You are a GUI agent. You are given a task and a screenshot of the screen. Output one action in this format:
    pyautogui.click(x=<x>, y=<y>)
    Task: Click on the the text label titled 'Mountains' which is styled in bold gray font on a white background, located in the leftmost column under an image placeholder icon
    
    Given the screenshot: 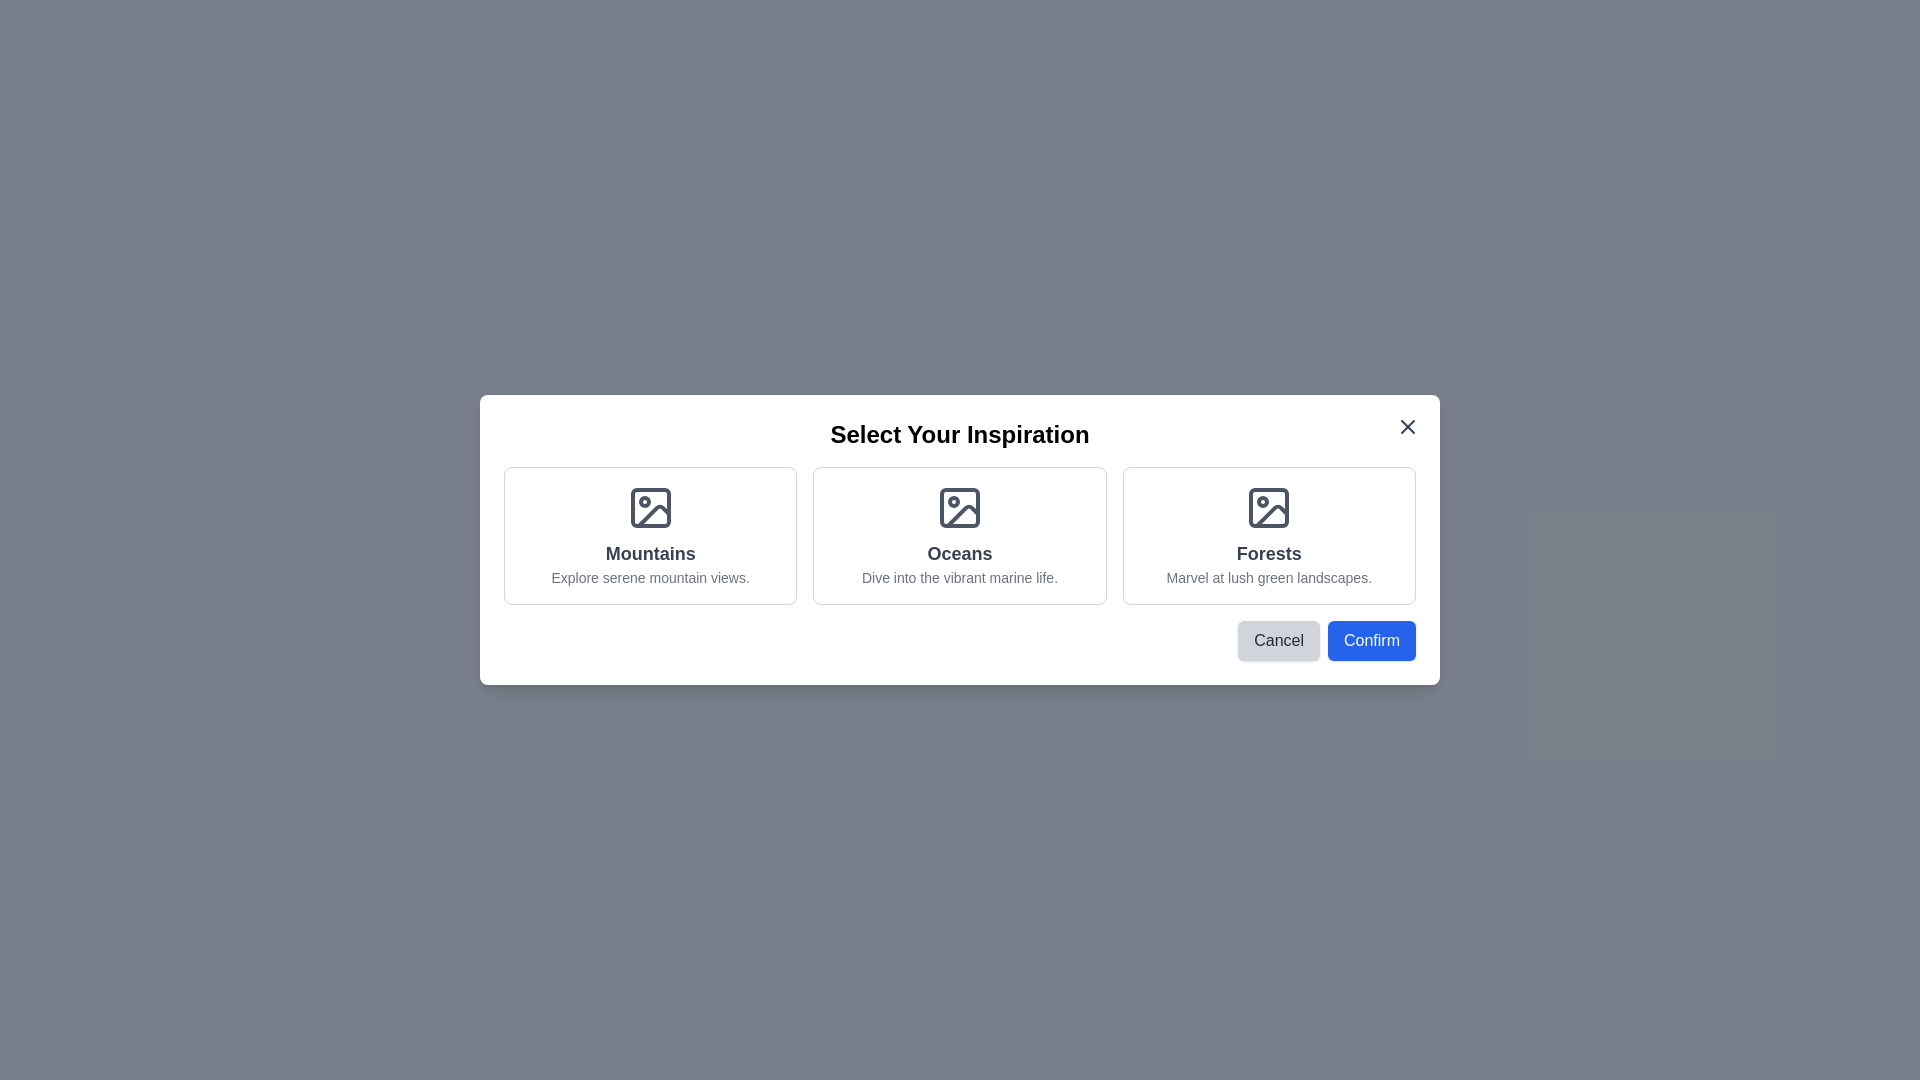 What is the action you would take?
    pyautogui.click(x=650, y=554)
    